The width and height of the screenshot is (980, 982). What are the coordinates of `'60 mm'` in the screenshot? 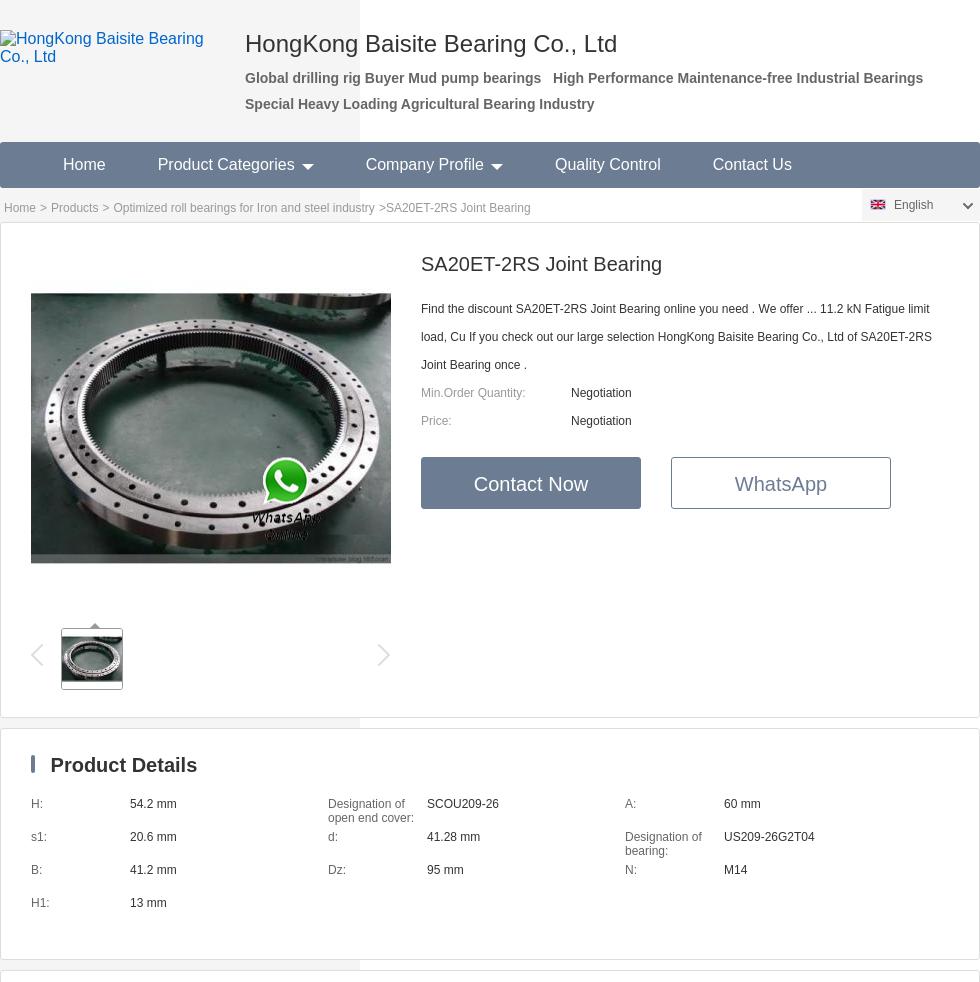 It's located at (741, 803).